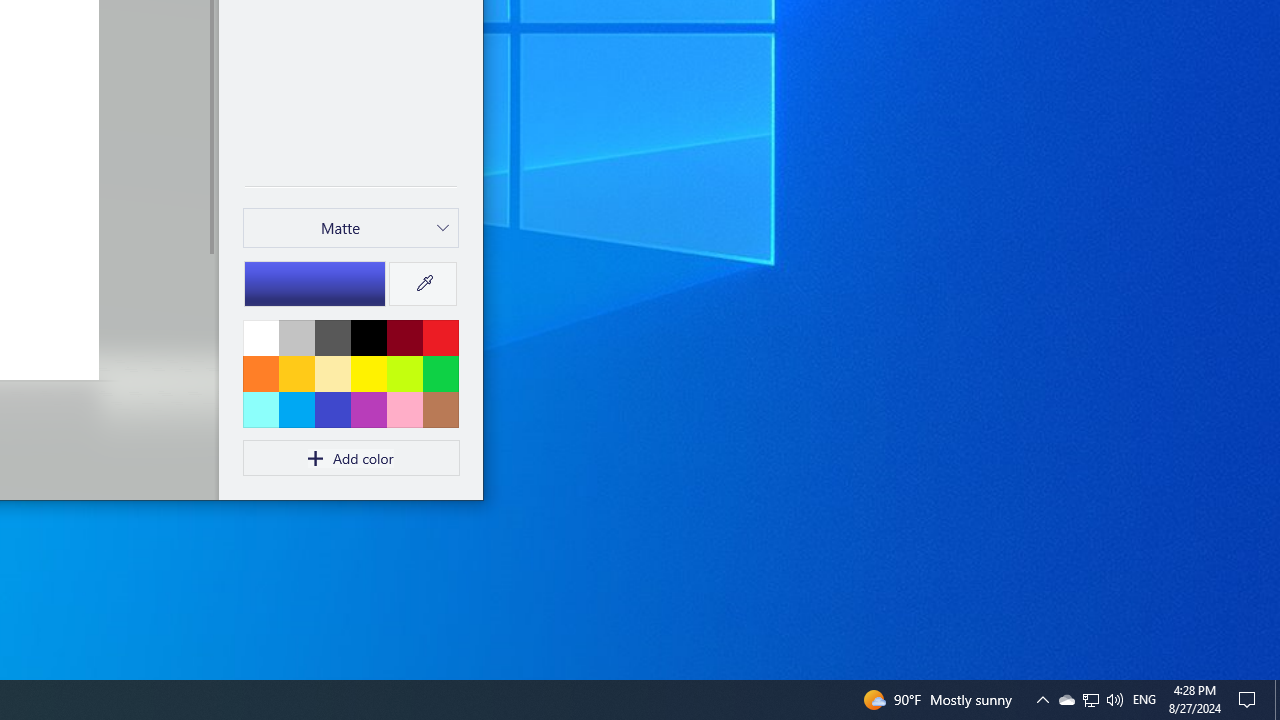  I want to click on 'White', so click(260, 336).